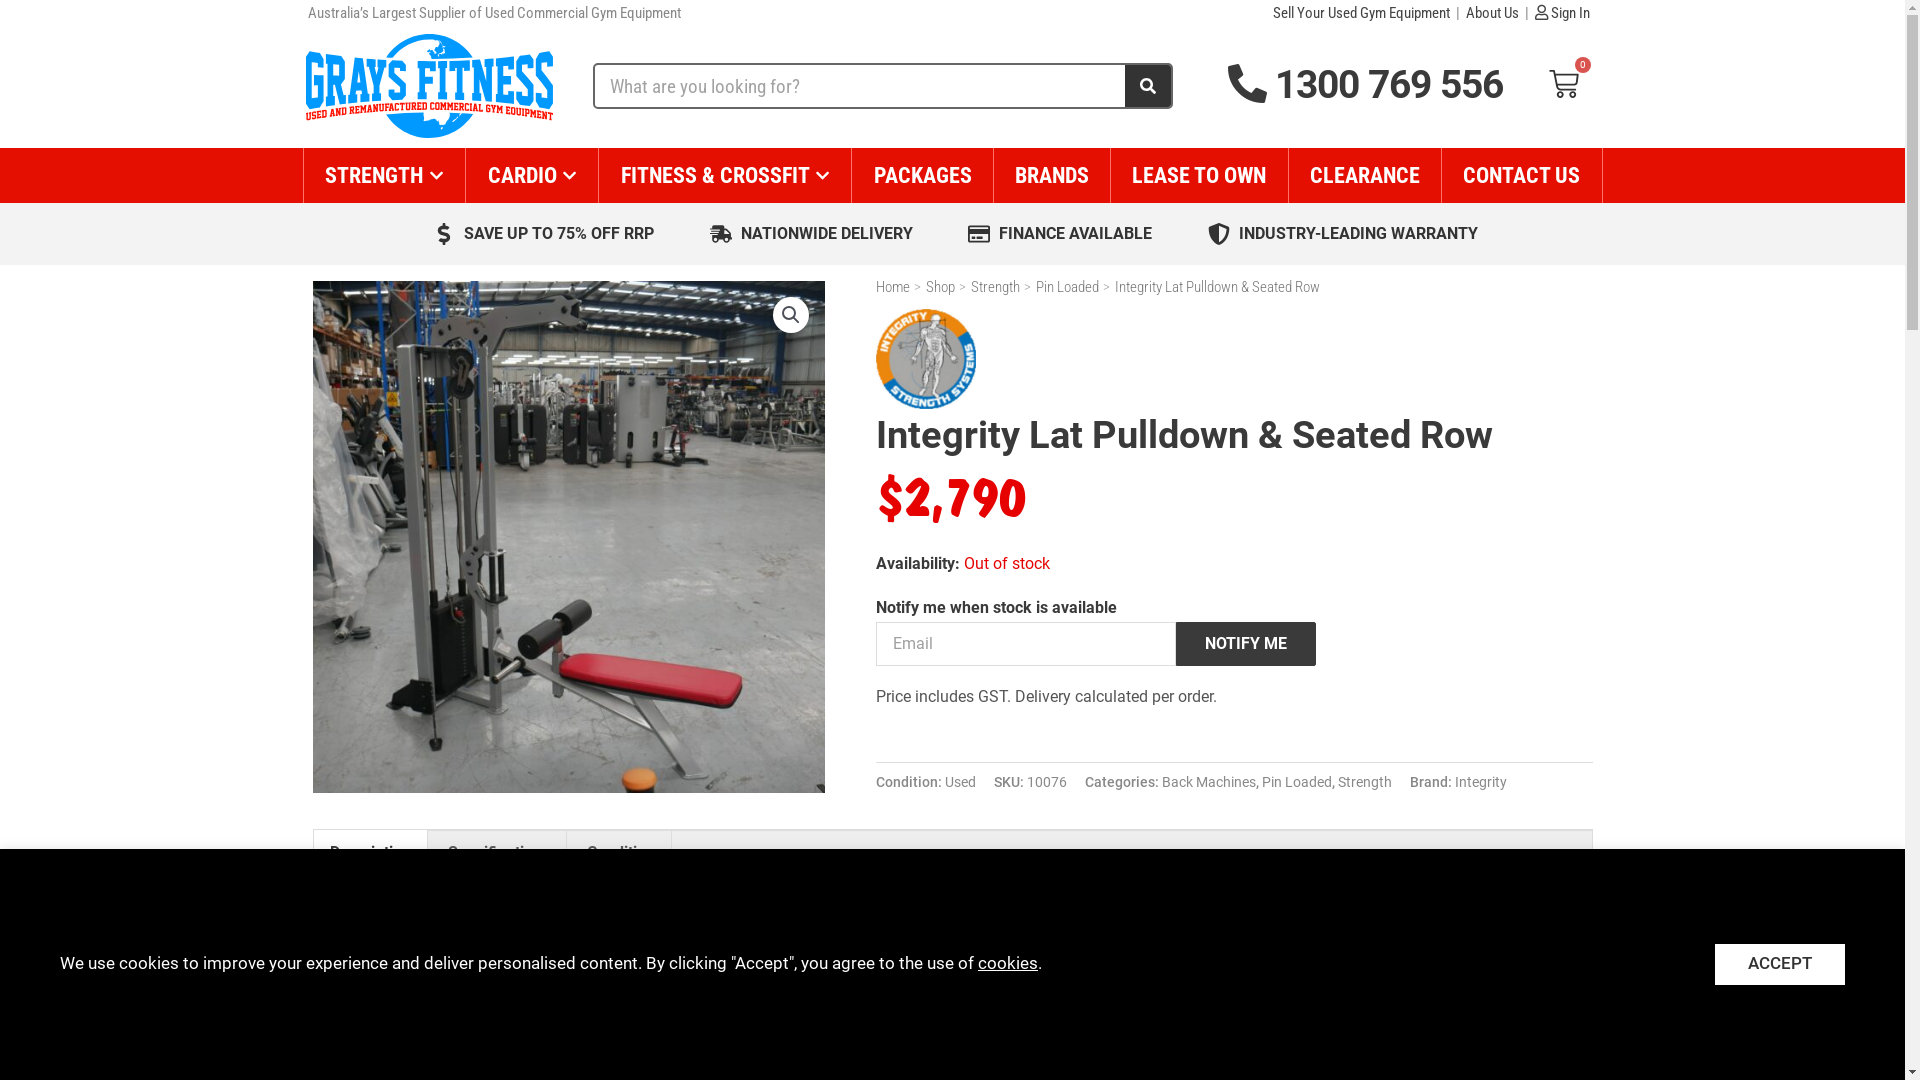 This screenshot has height=1080, width=1920. What do you see at coordinates (891, 286) in the screenshot?
I see `'Home'` at bounding box center [891, 286].